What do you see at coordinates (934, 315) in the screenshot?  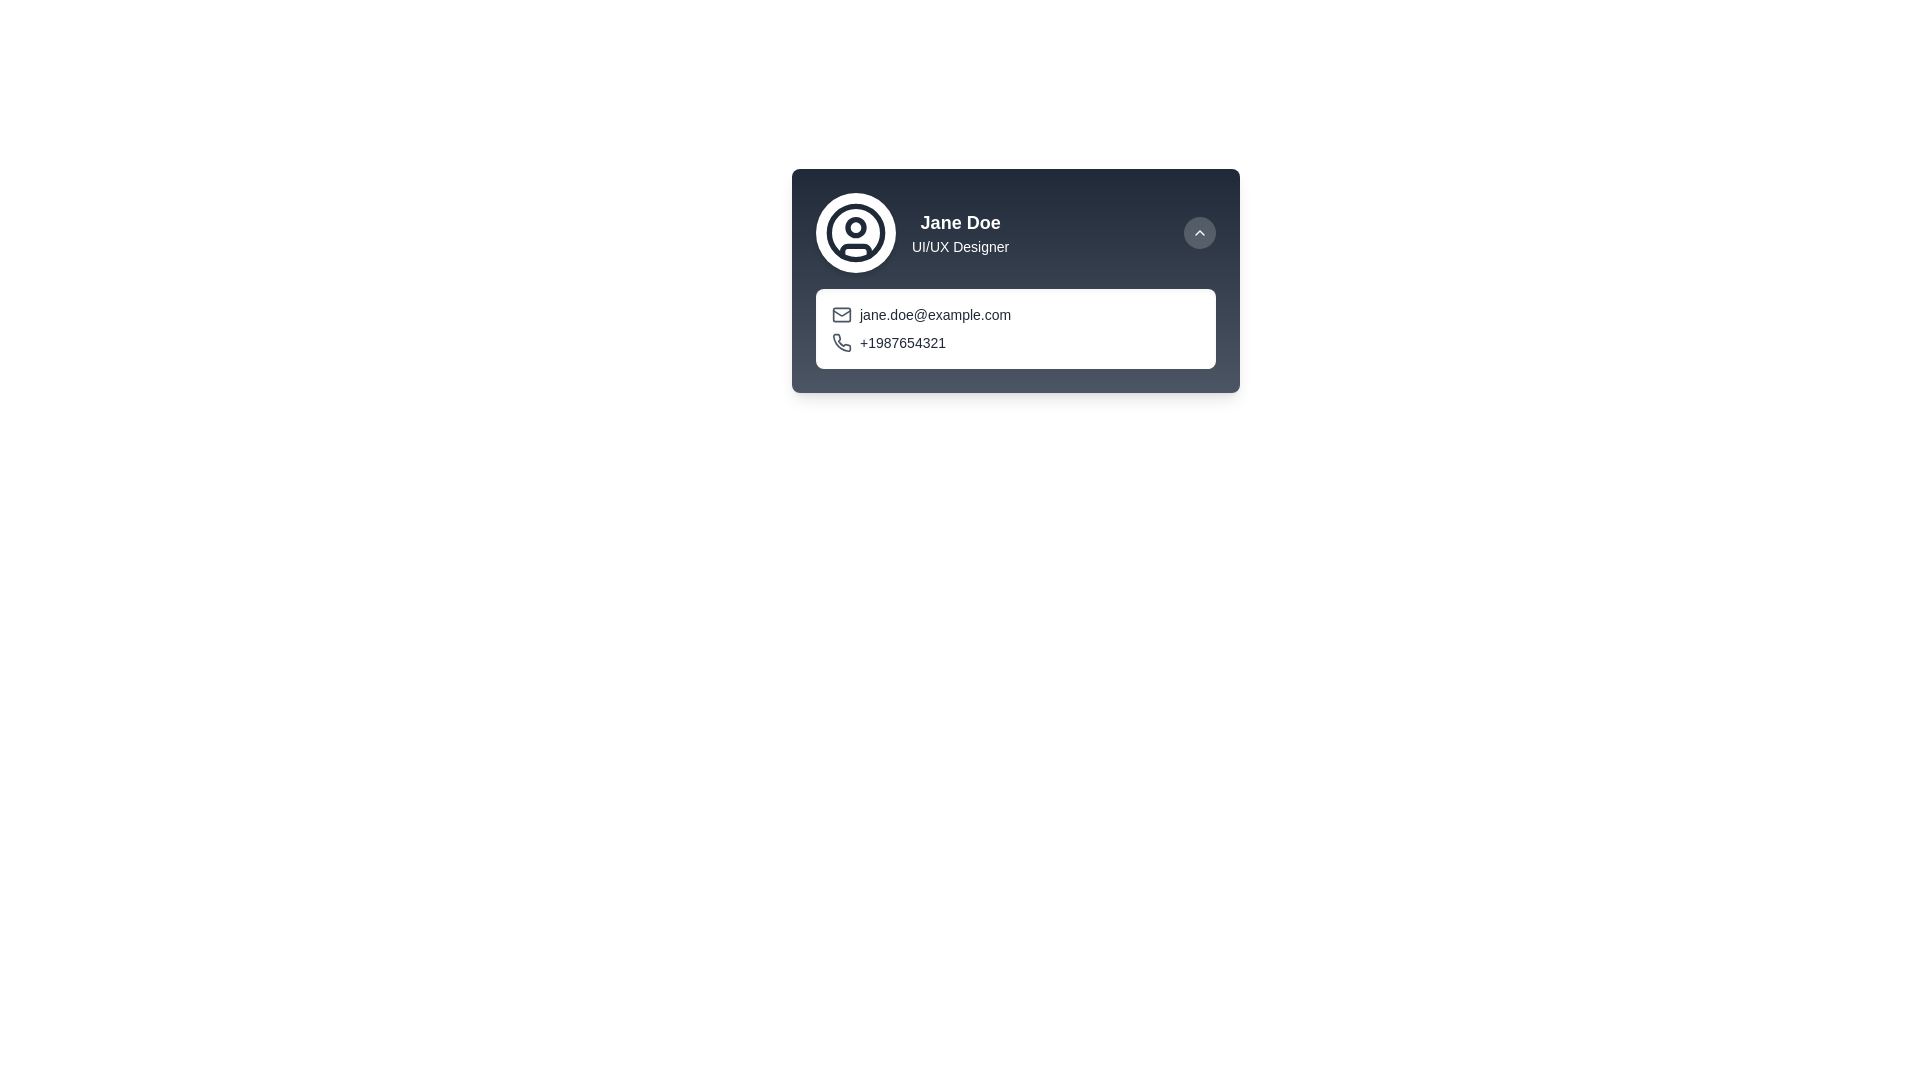 I see `the static text label element that displays the email address, located in the middle section of the user profile card, below the user's name and title, and to the right of the envelope icon` at bounding box center [934, 315].